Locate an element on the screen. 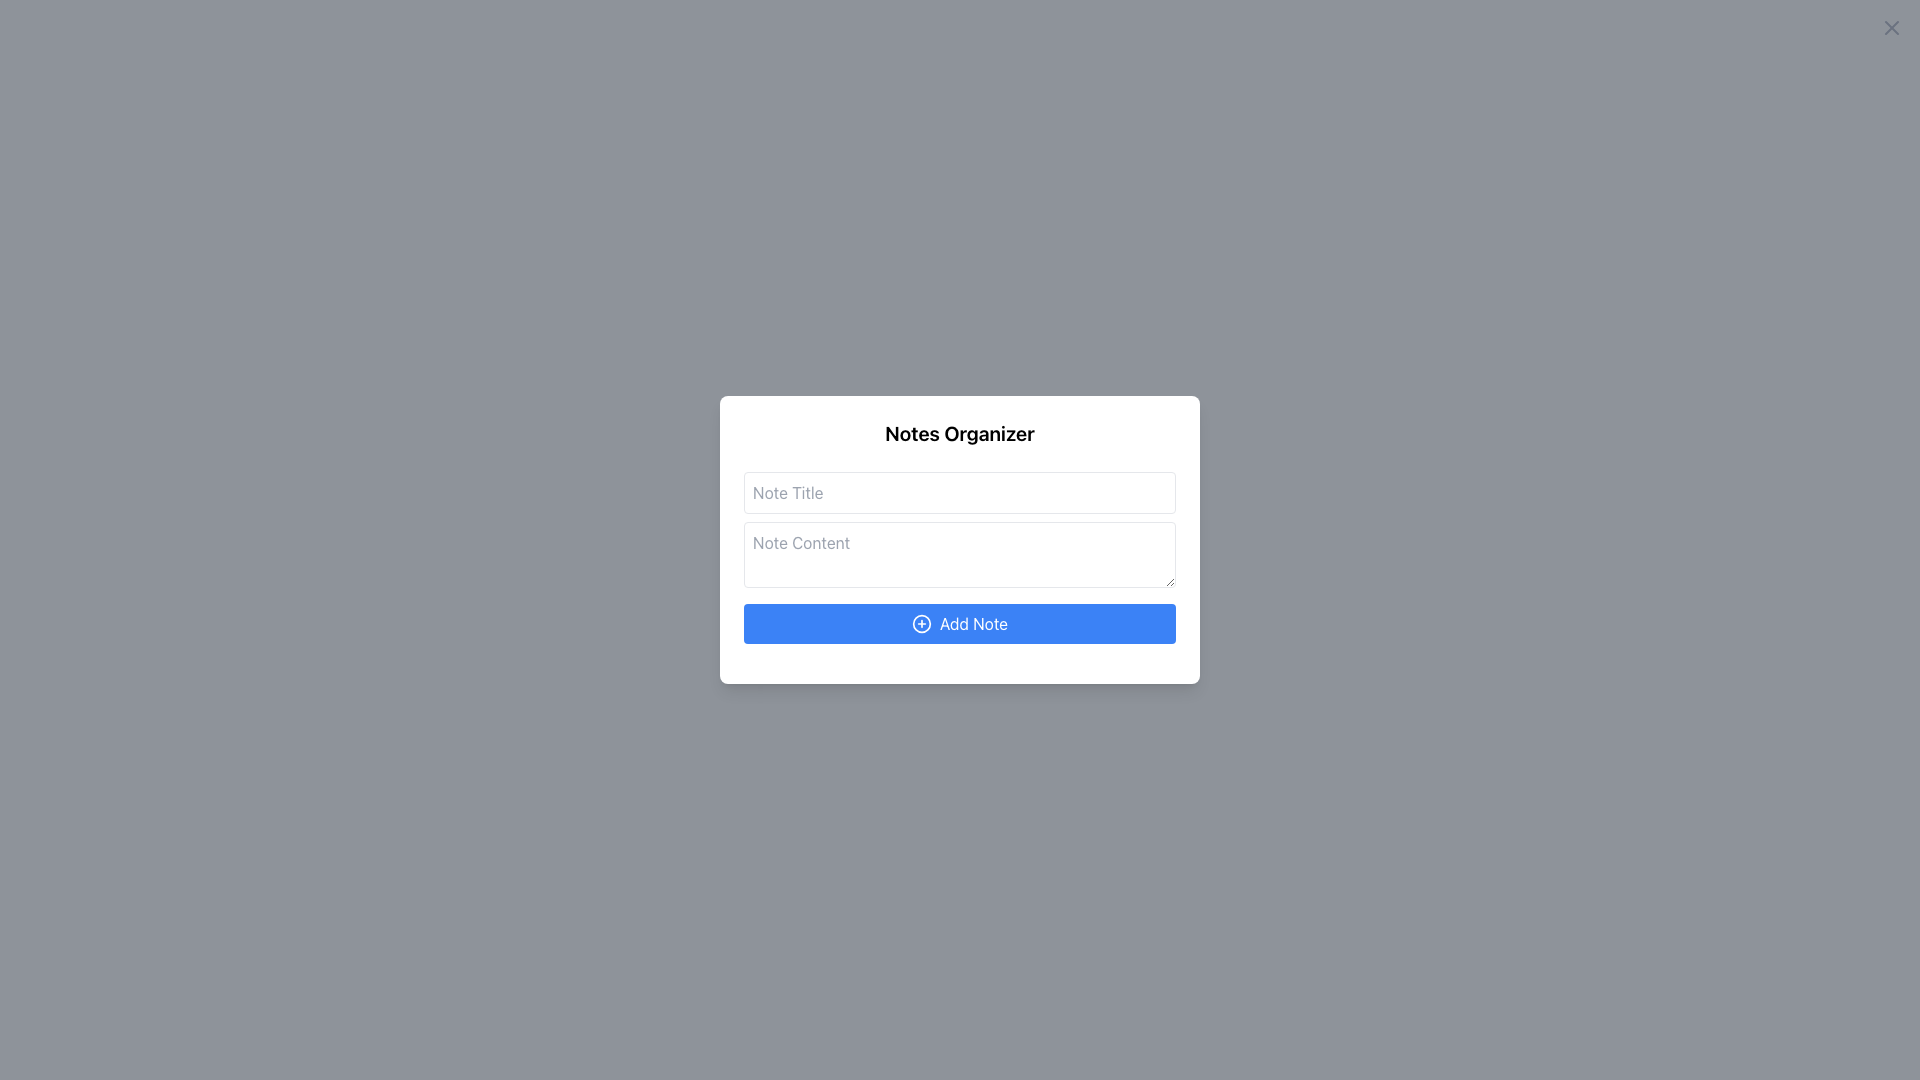 The image size is (1920, 1080). the circular '+' icon with a blue outline inside the 'Add Note' button is located at coordinates (920, 623).